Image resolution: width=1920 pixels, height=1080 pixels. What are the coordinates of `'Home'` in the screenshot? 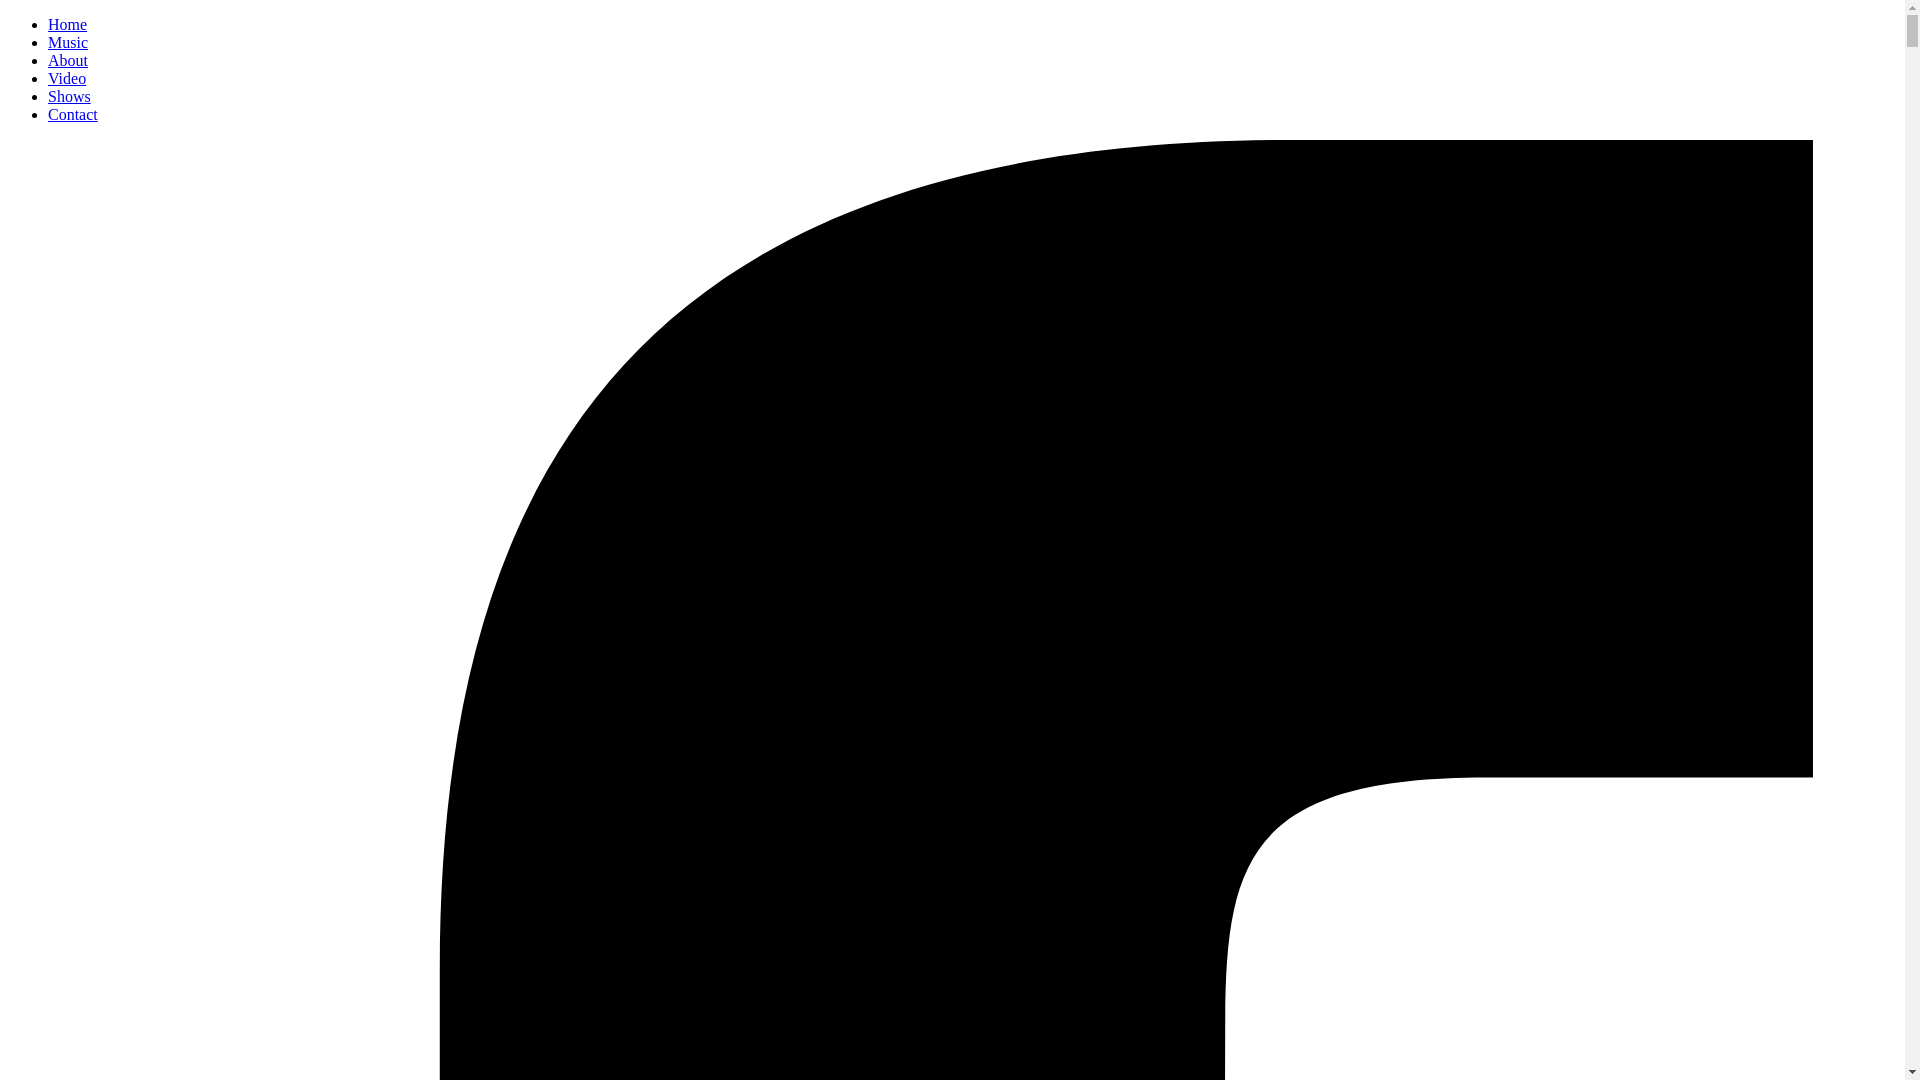 It's located at (67, 24).